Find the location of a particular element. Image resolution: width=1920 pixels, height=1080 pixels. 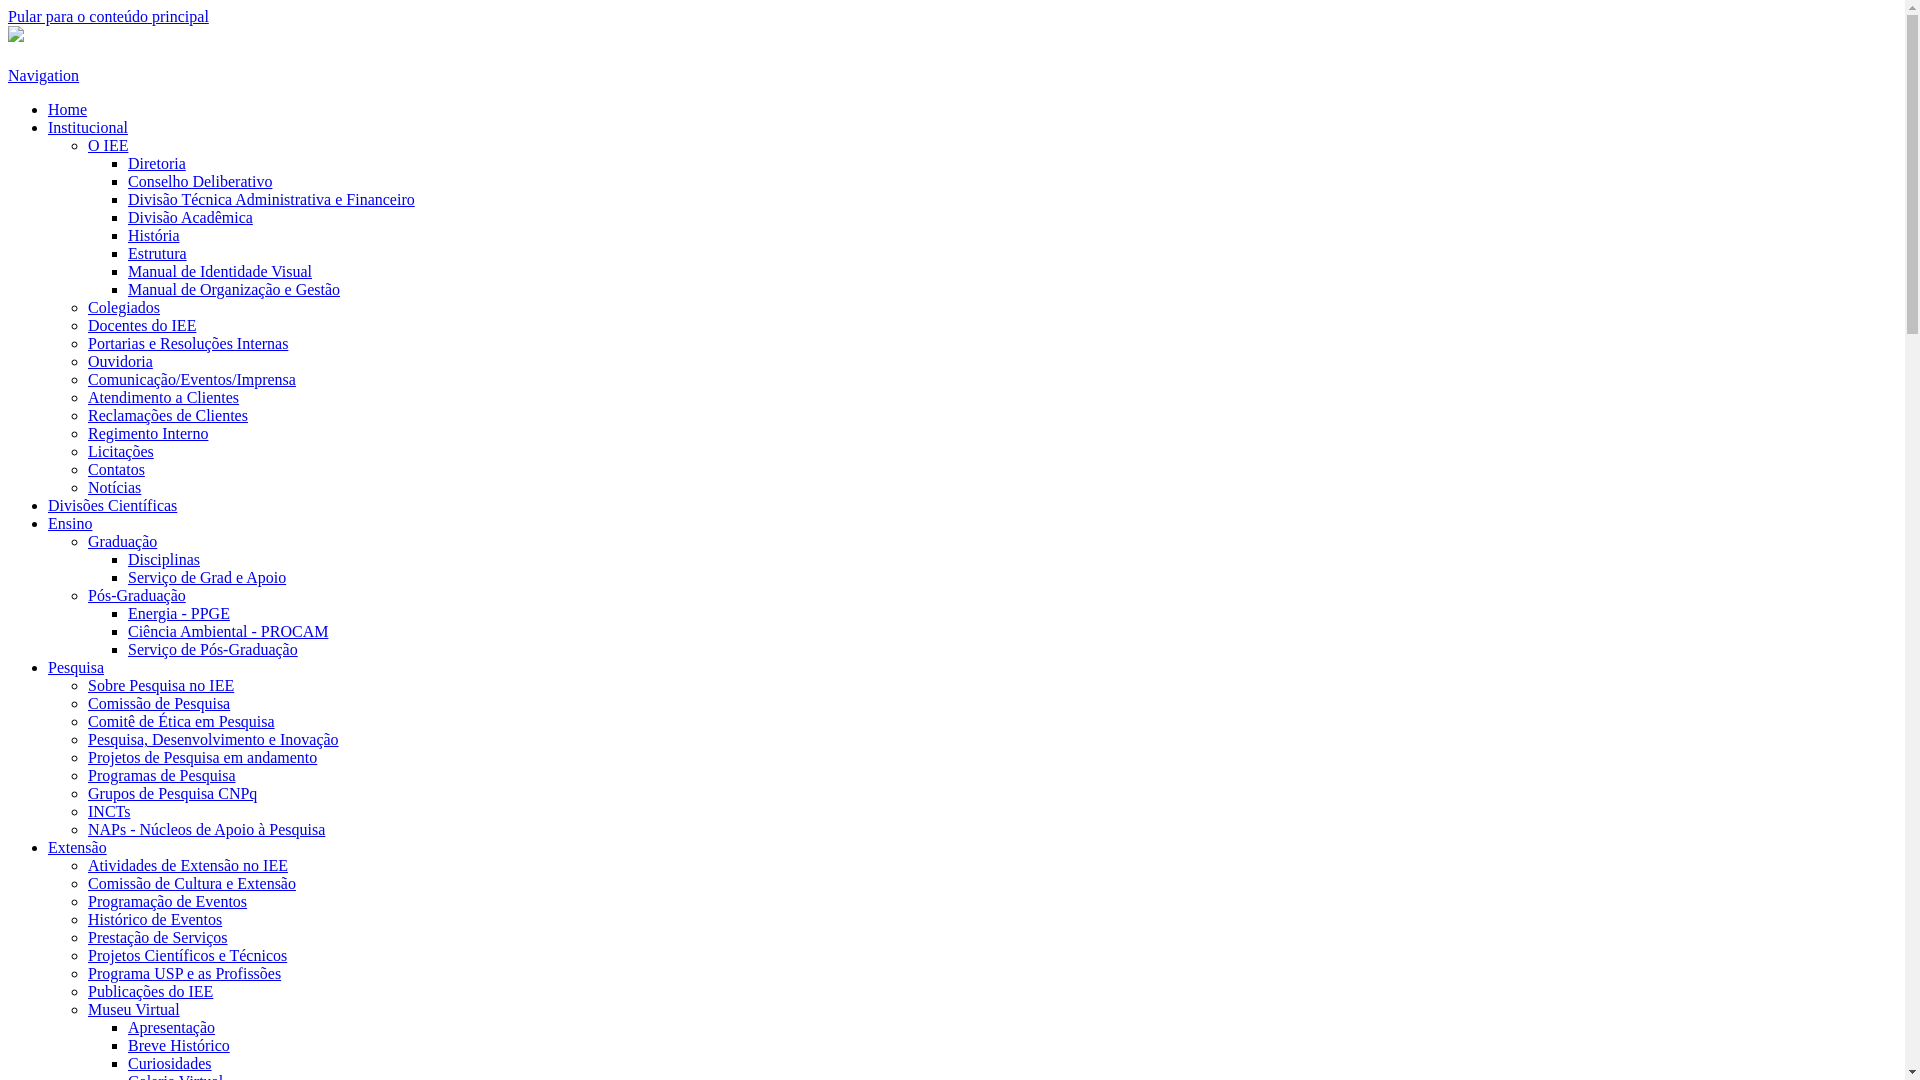

'Ensino' is located at coordinates (48, 522).